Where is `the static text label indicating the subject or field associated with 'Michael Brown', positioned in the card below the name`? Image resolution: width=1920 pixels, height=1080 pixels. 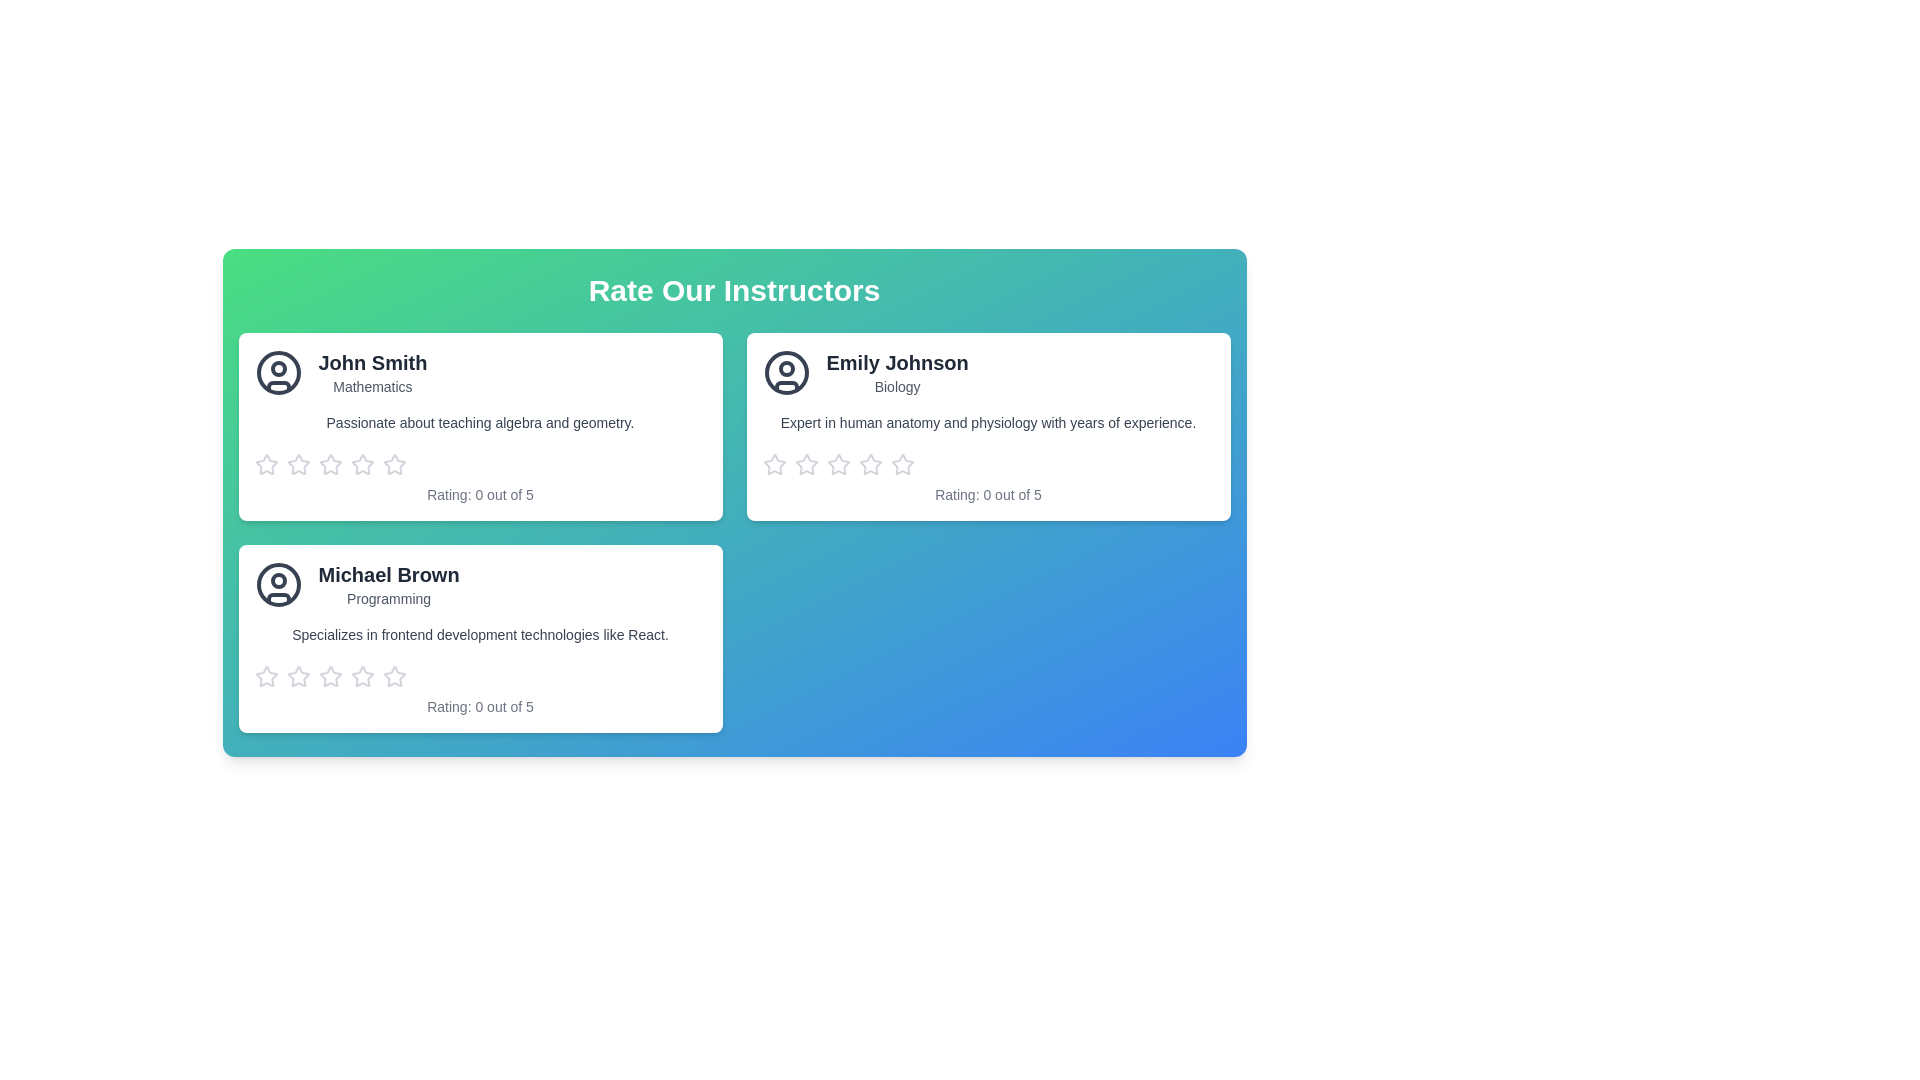
the static text label indicating the subject or field associated with 'Michael Brown', positioned in the card below the name is located at coordinates (388, 597).